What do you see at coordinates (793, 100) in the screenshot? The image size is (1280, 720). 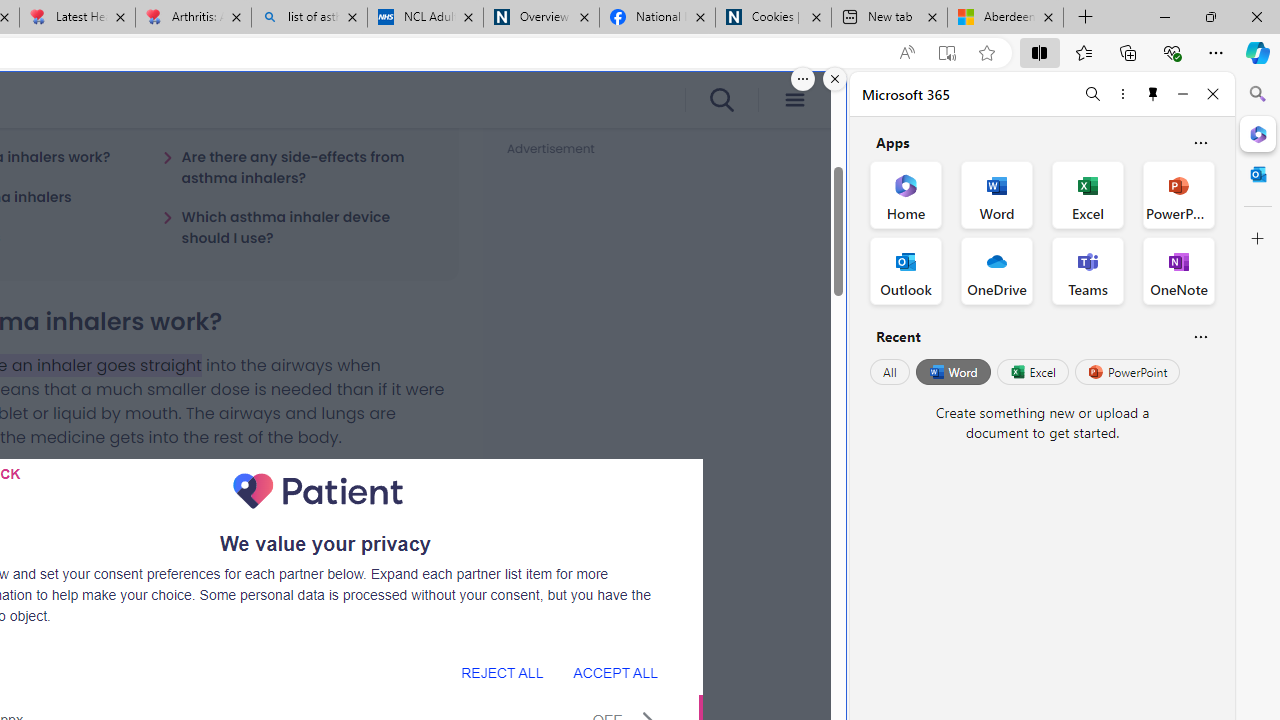 I see `'menu icon'` at bounding box center [793, 100].